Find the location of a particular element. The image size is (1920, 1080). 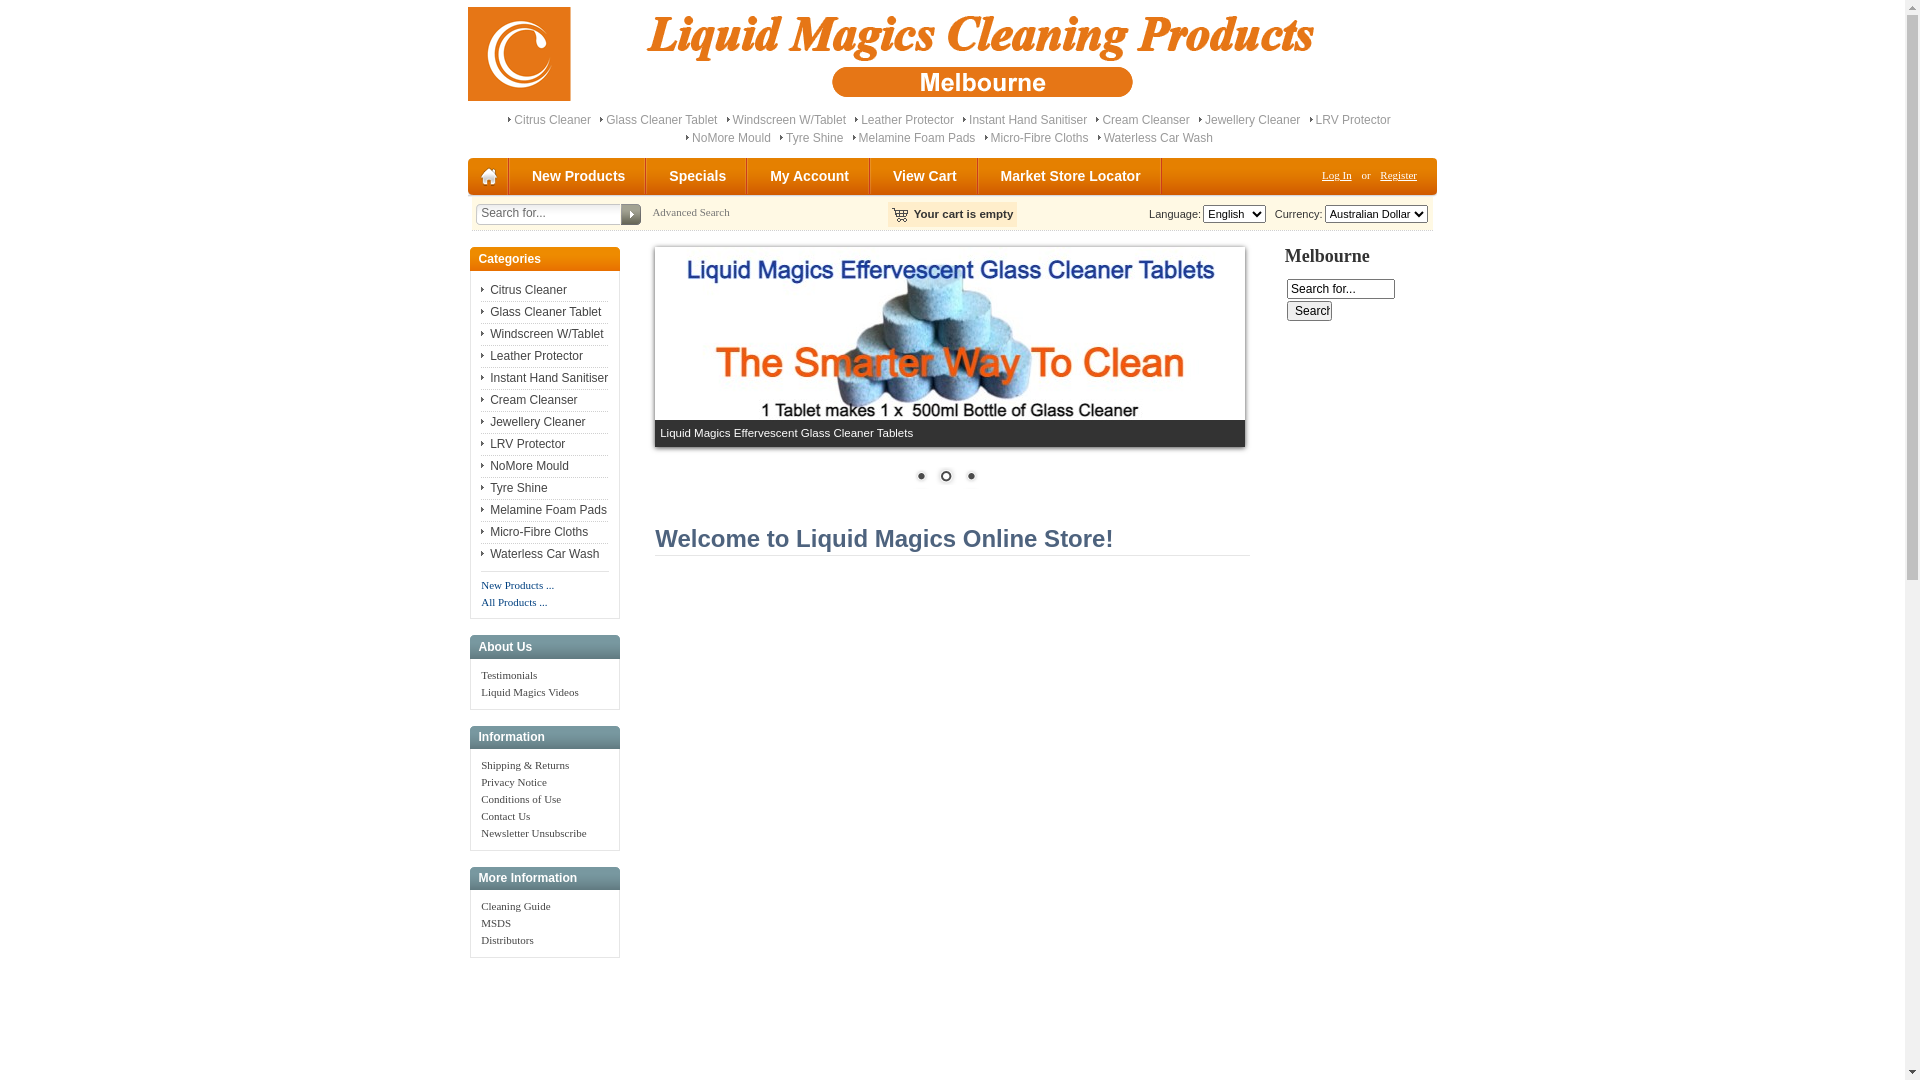

'New Products' is located at coordinates (578, 175).